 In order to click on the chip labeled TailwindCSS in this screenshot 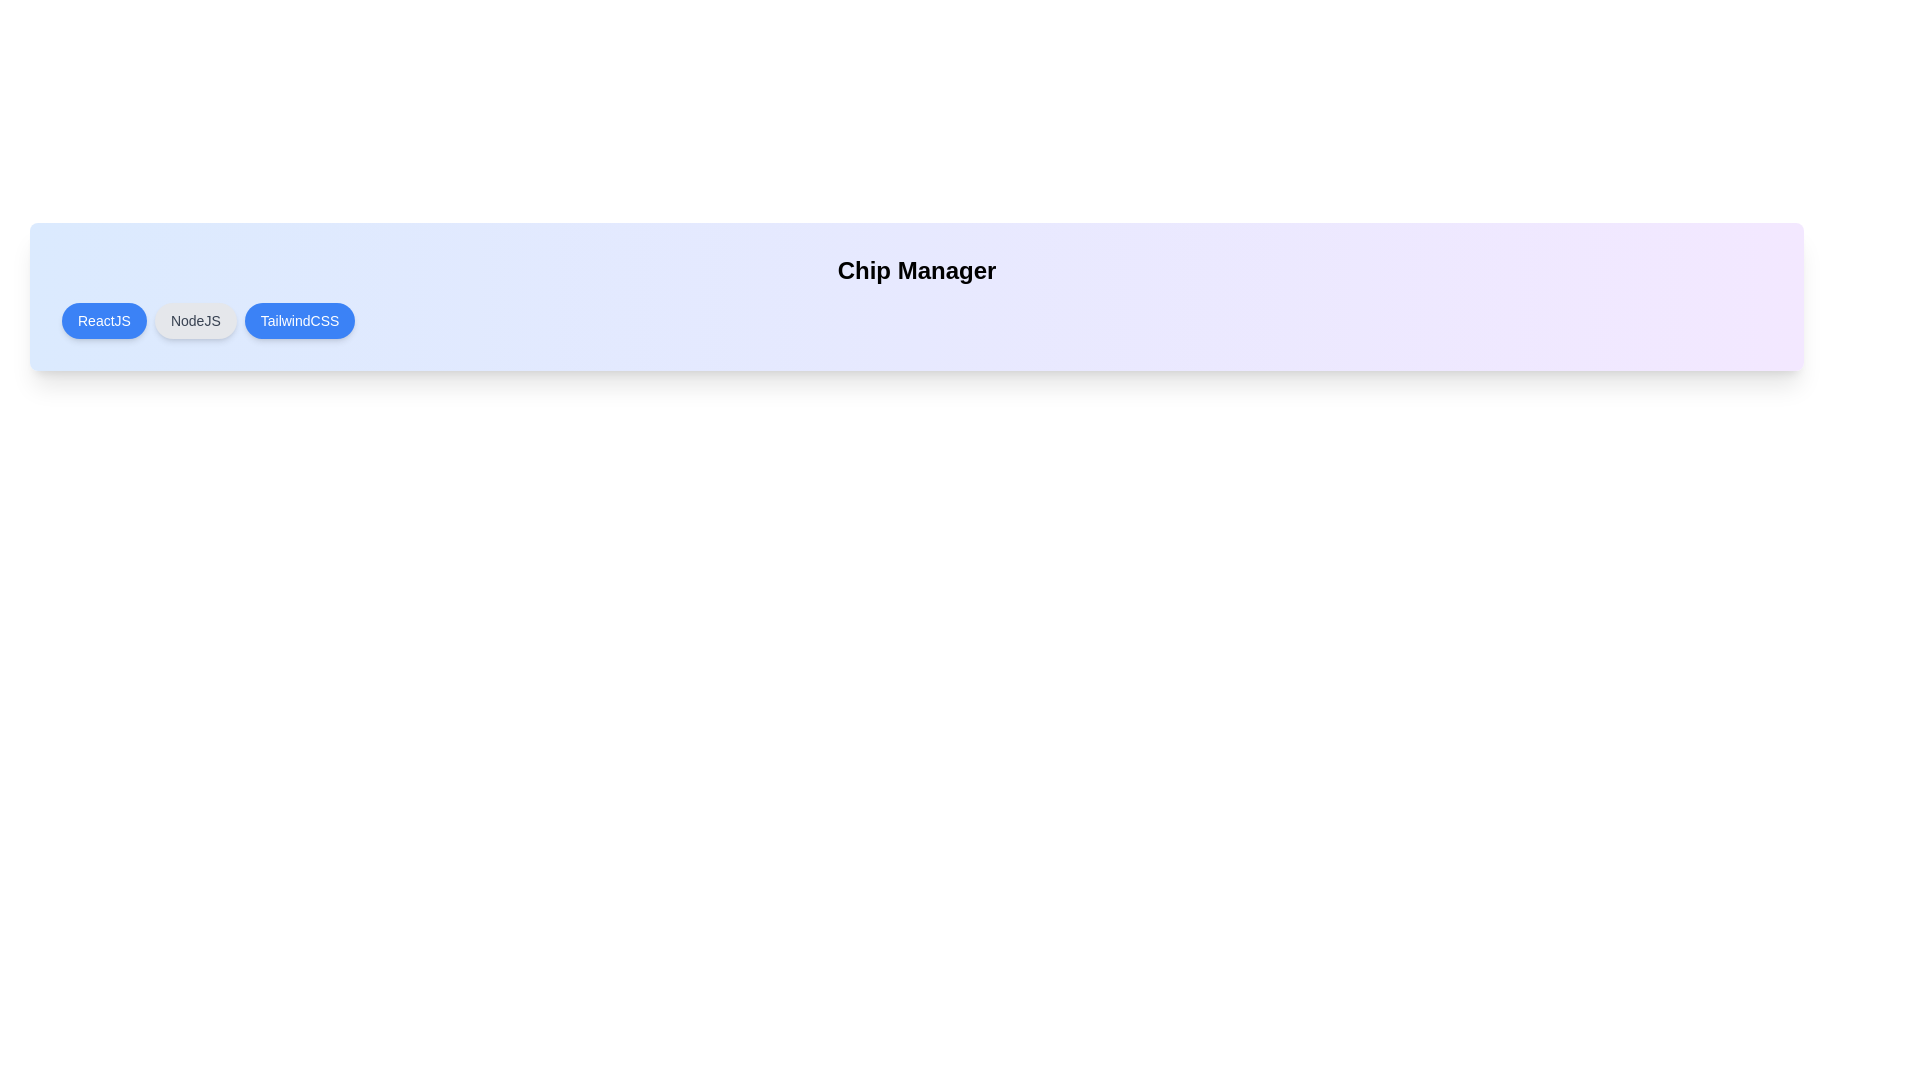, I will do `click(299, 319)`.